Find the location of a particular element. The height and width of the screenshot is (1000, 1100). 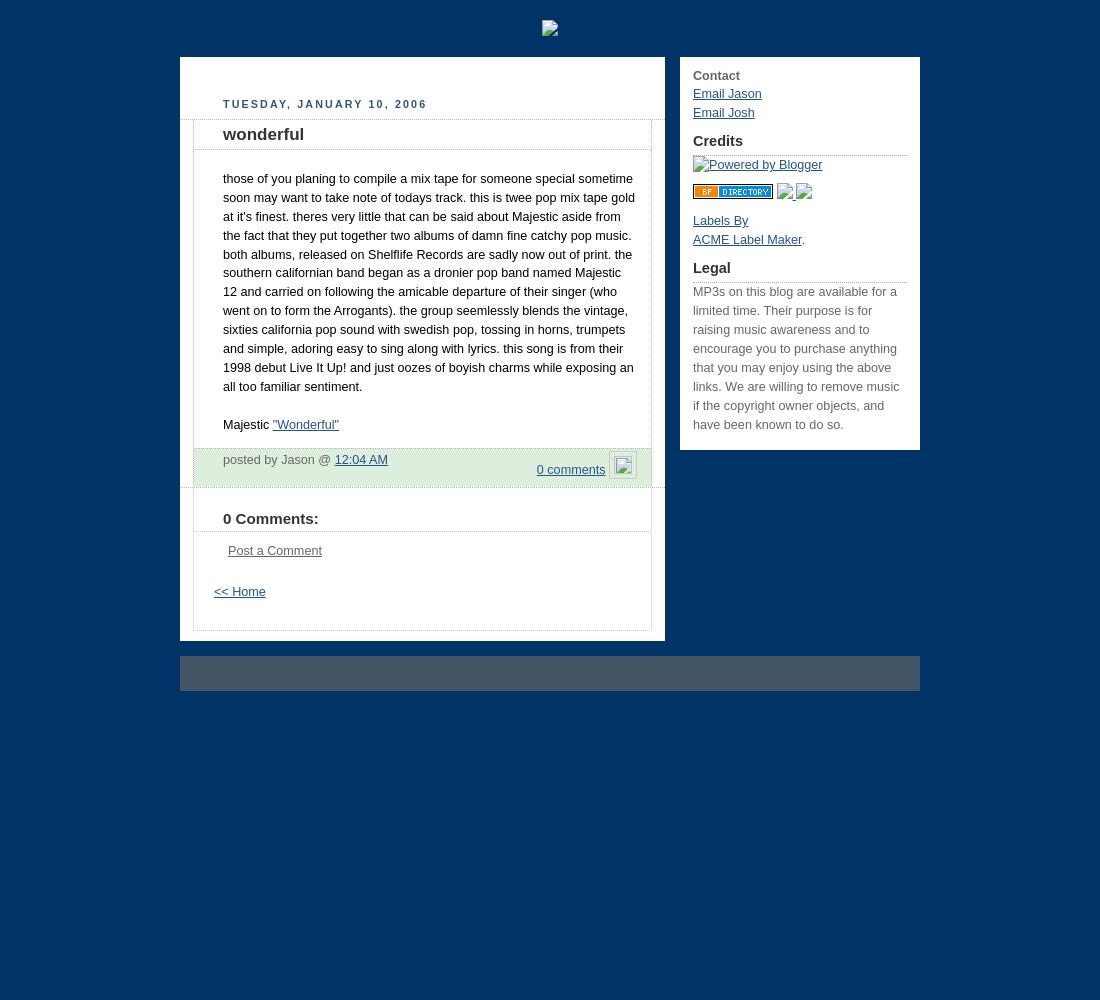

'12:04 AM' is located at coordinates (360, 459).